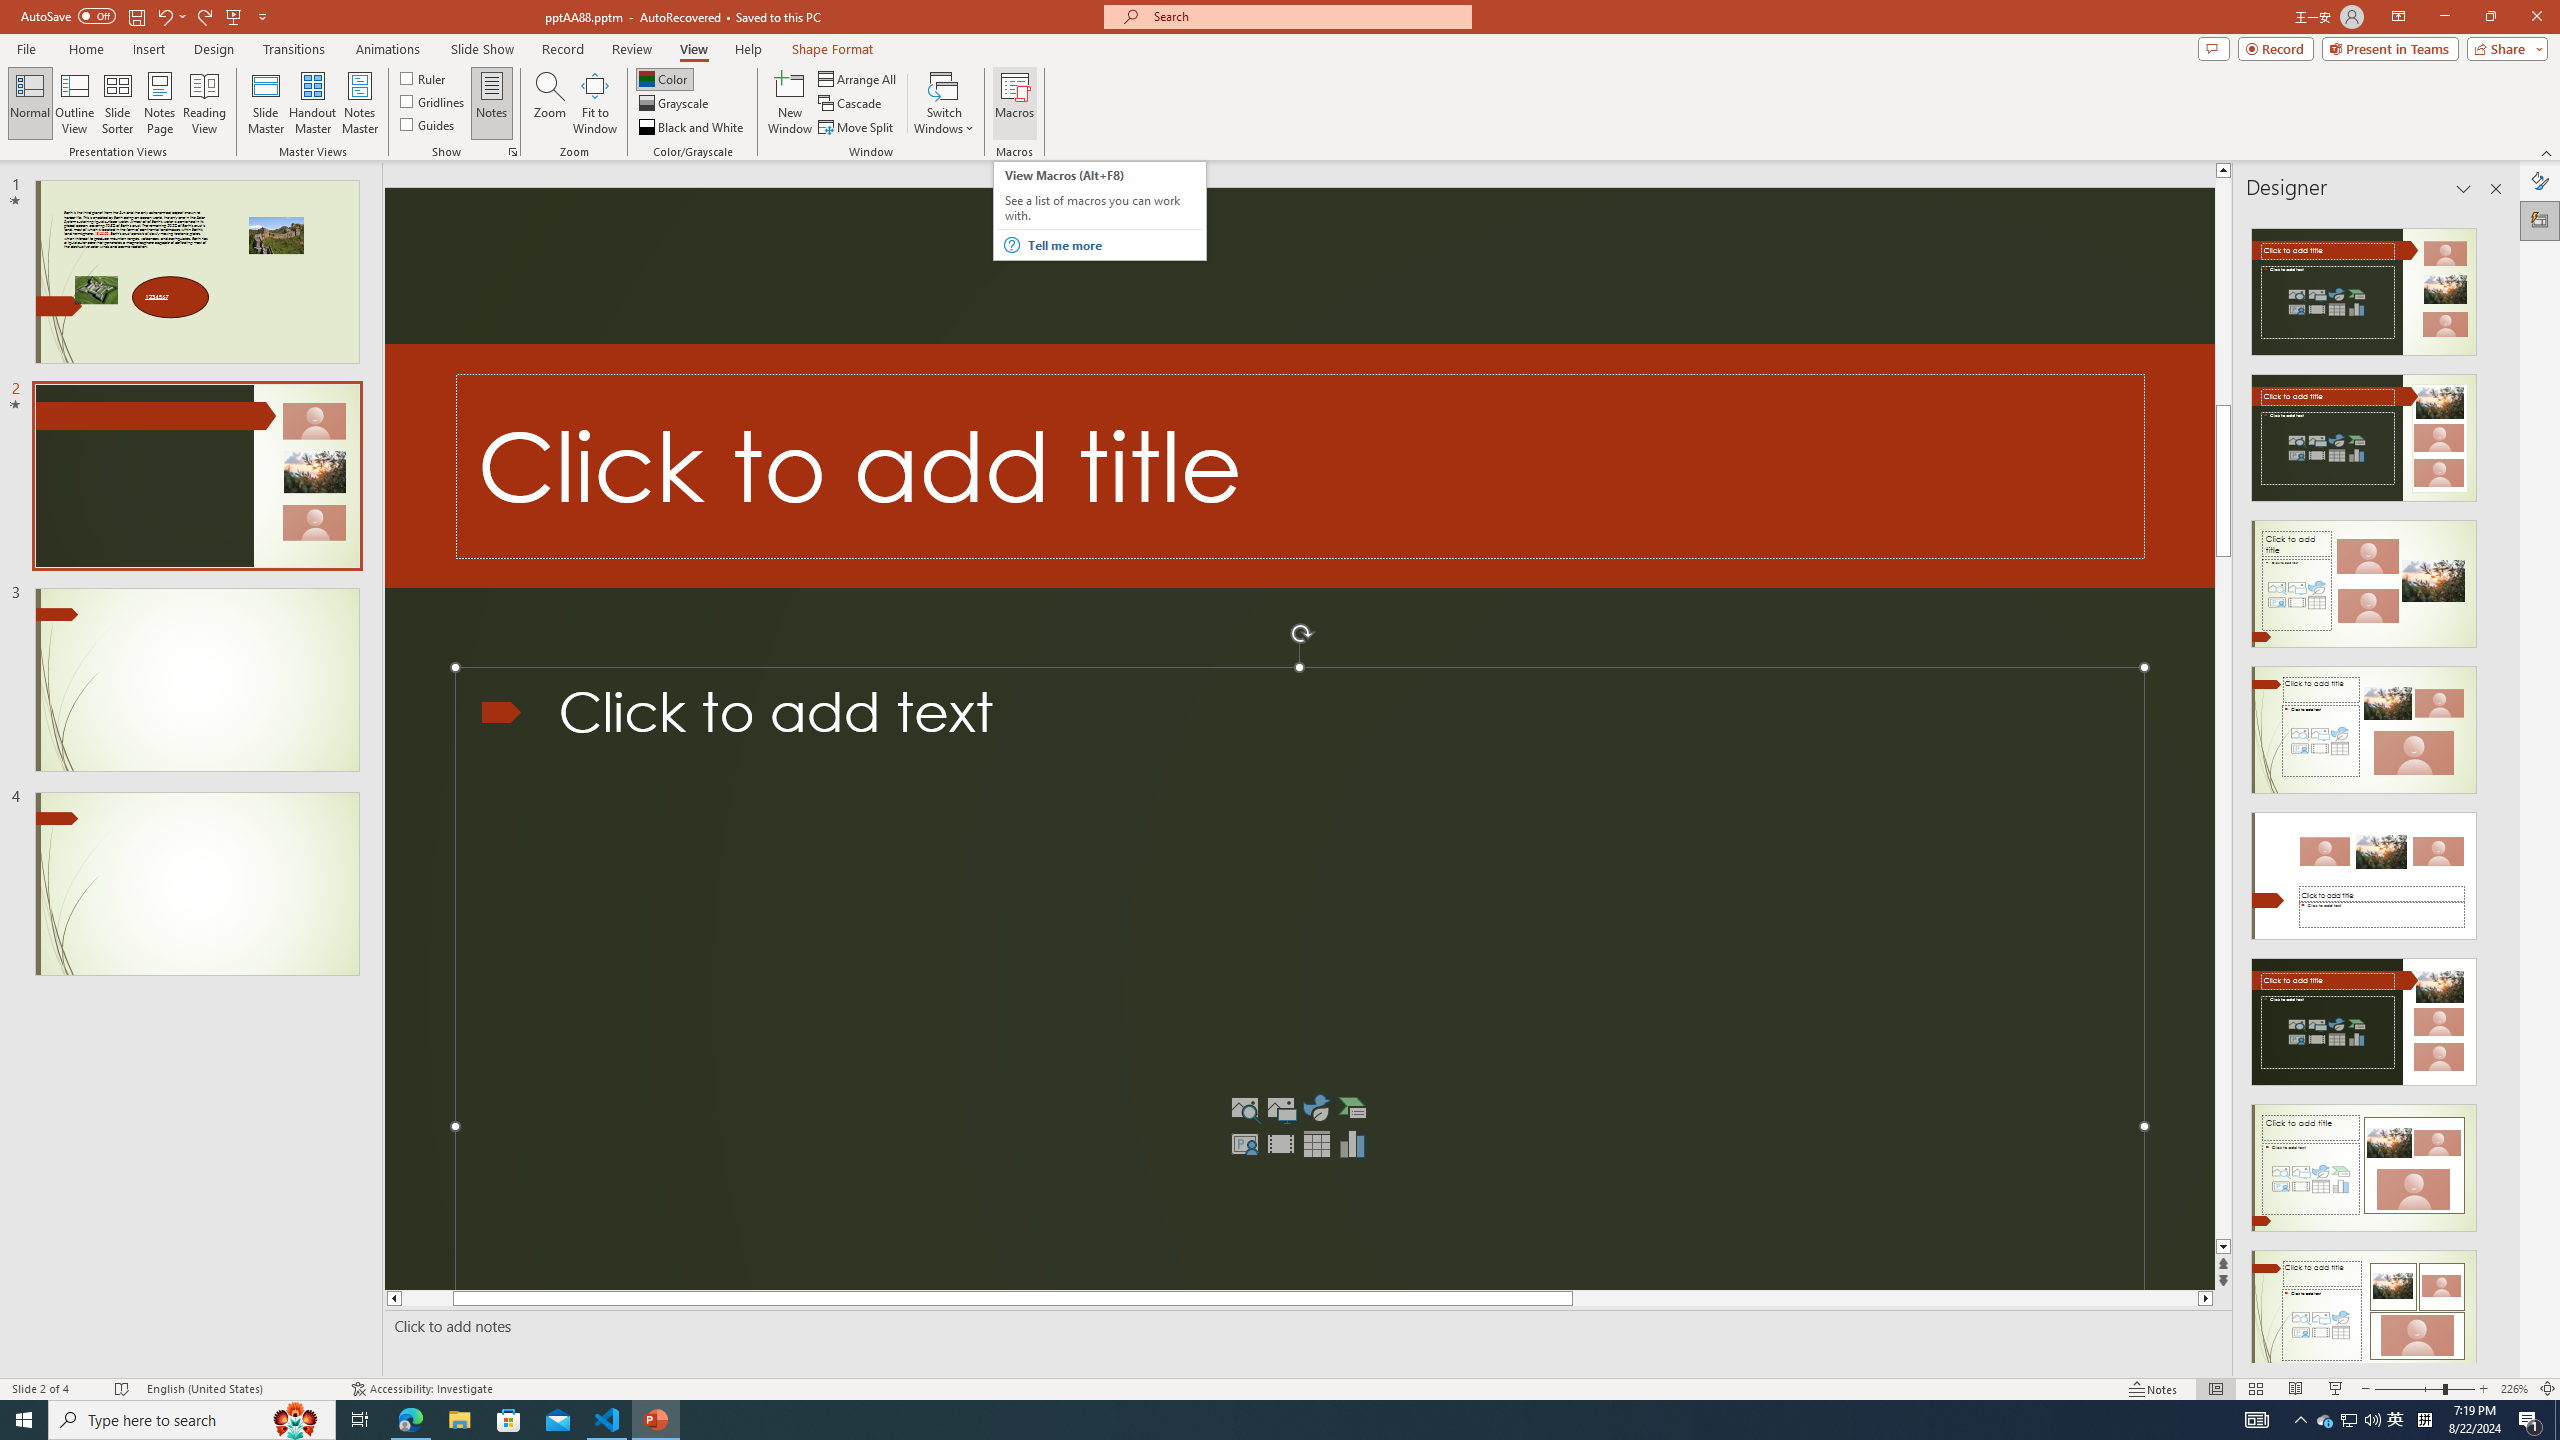 The image size is (2560, 1440). What do you see at coordinates (2364, 284) in the screenshot?
I see `'Recommended Design: Design Idea'` at bounding box center [2364, 284].